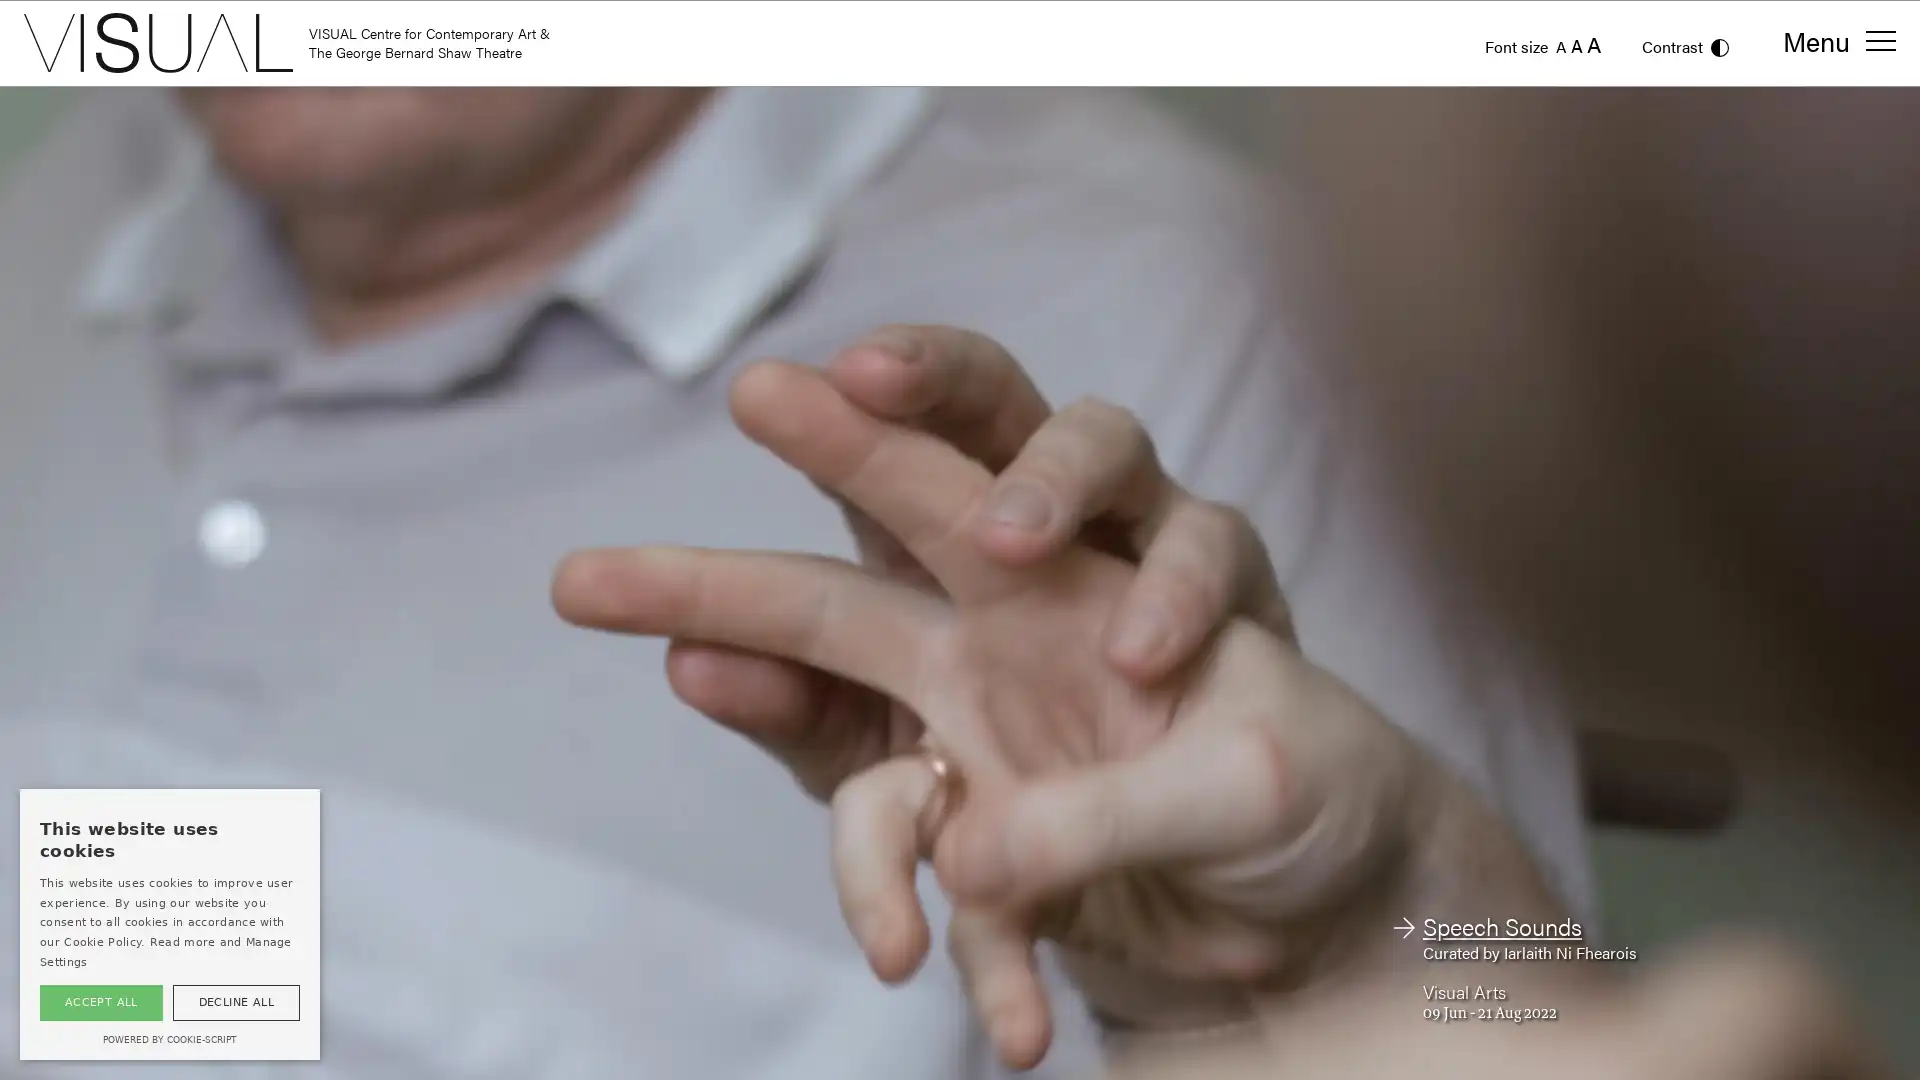  Describe the element at coordinates (99, 1002) in the screenshot. I see `ACCEPT ALL` at that location.